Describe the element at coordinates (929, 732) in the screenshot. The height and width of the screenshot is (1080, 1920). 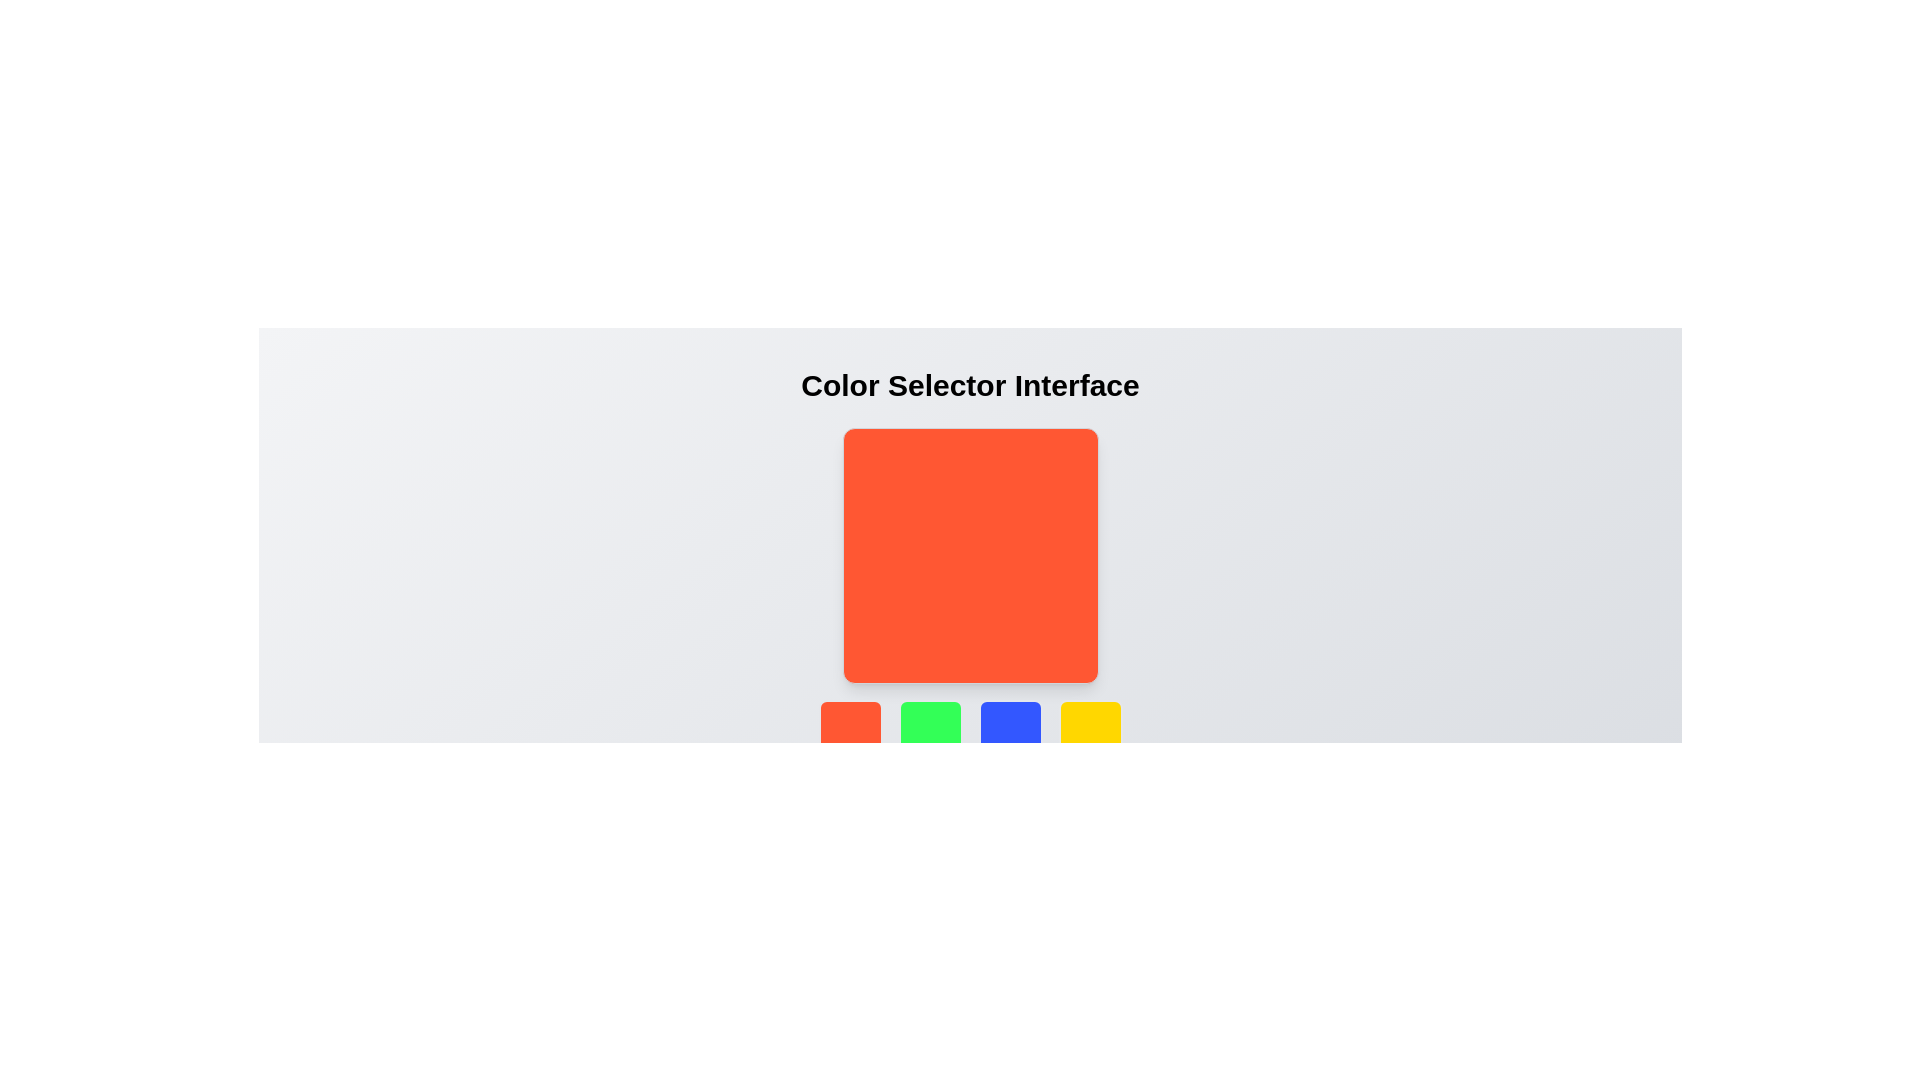
I see `the bright green square button with rounded borders located in the second position of a 4x1 grid at the bottom of the interface` at that location.